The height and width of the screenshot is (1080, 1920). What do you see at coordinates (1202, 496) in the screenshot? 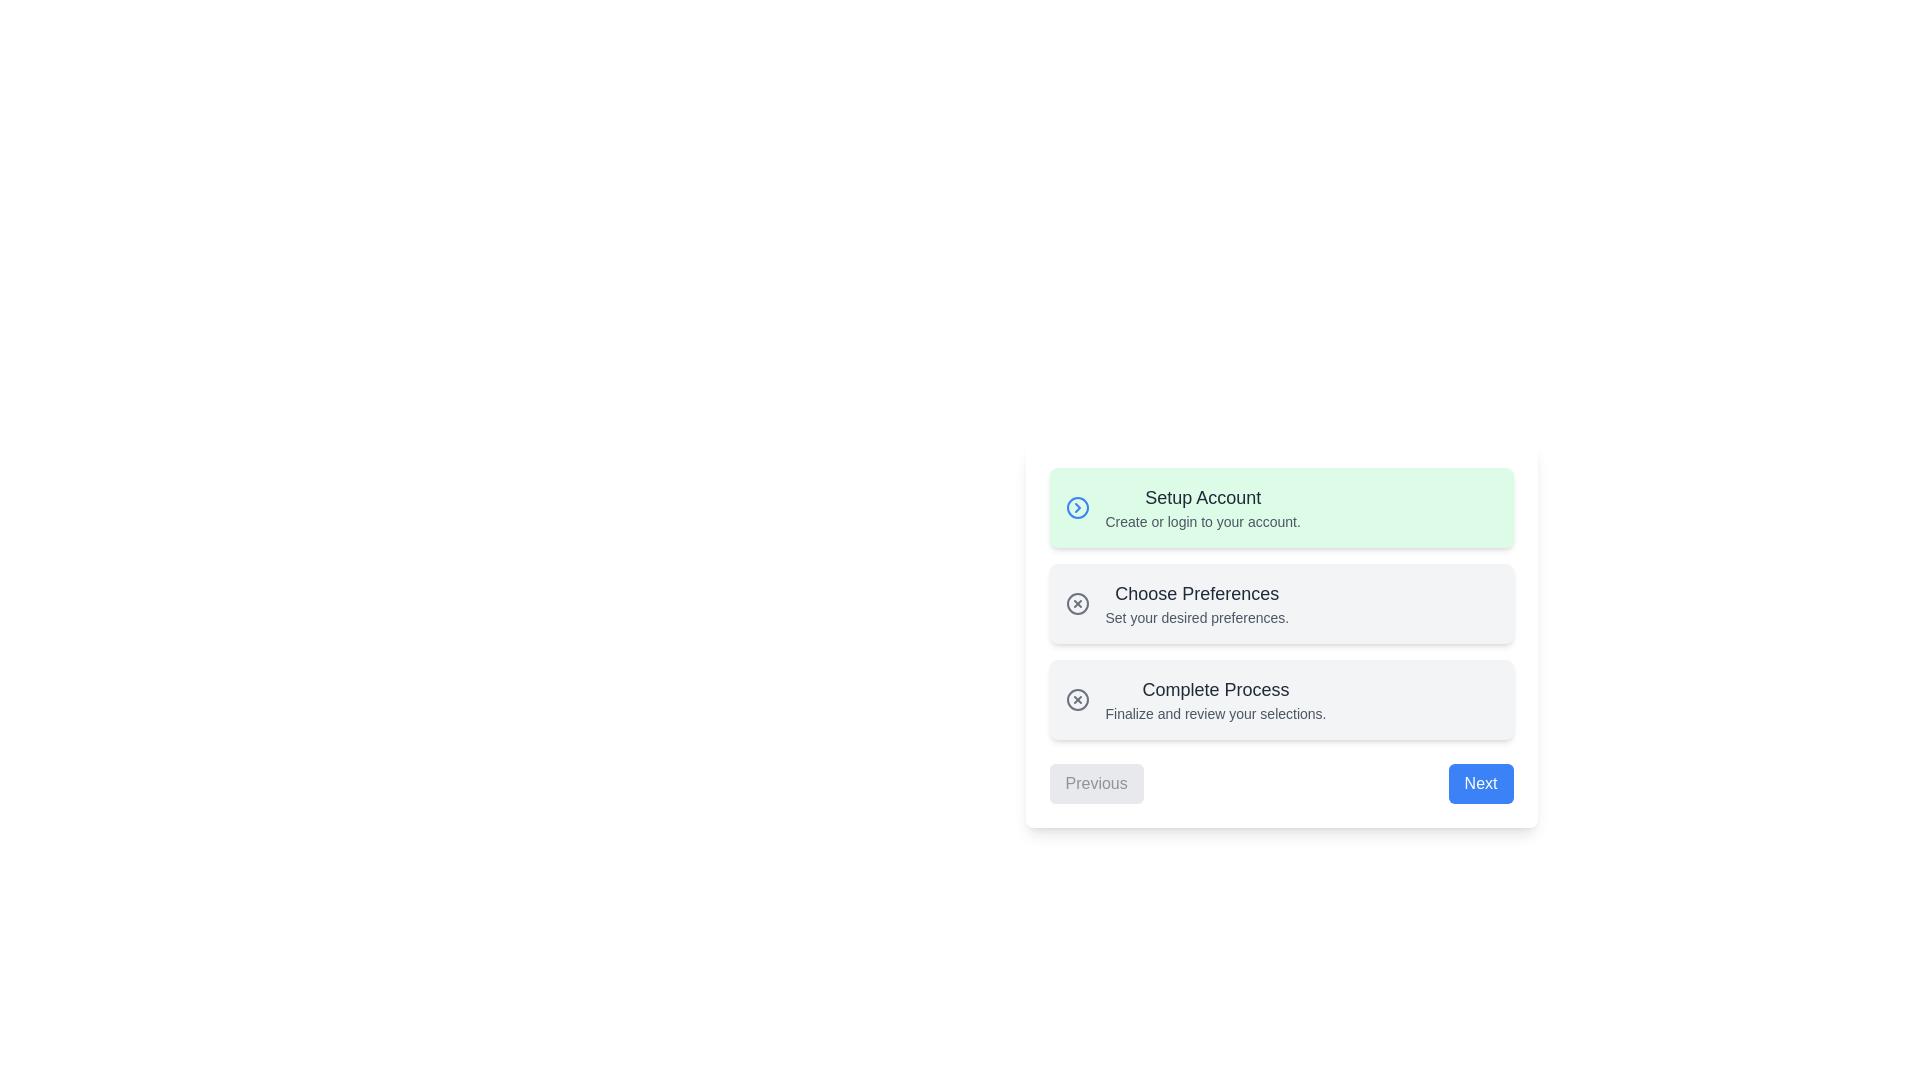
I see `the 'Setup Account' text label, which is styled with a bold font and dark color, located in the first section above the description text` at bounding box center [1202, 496].